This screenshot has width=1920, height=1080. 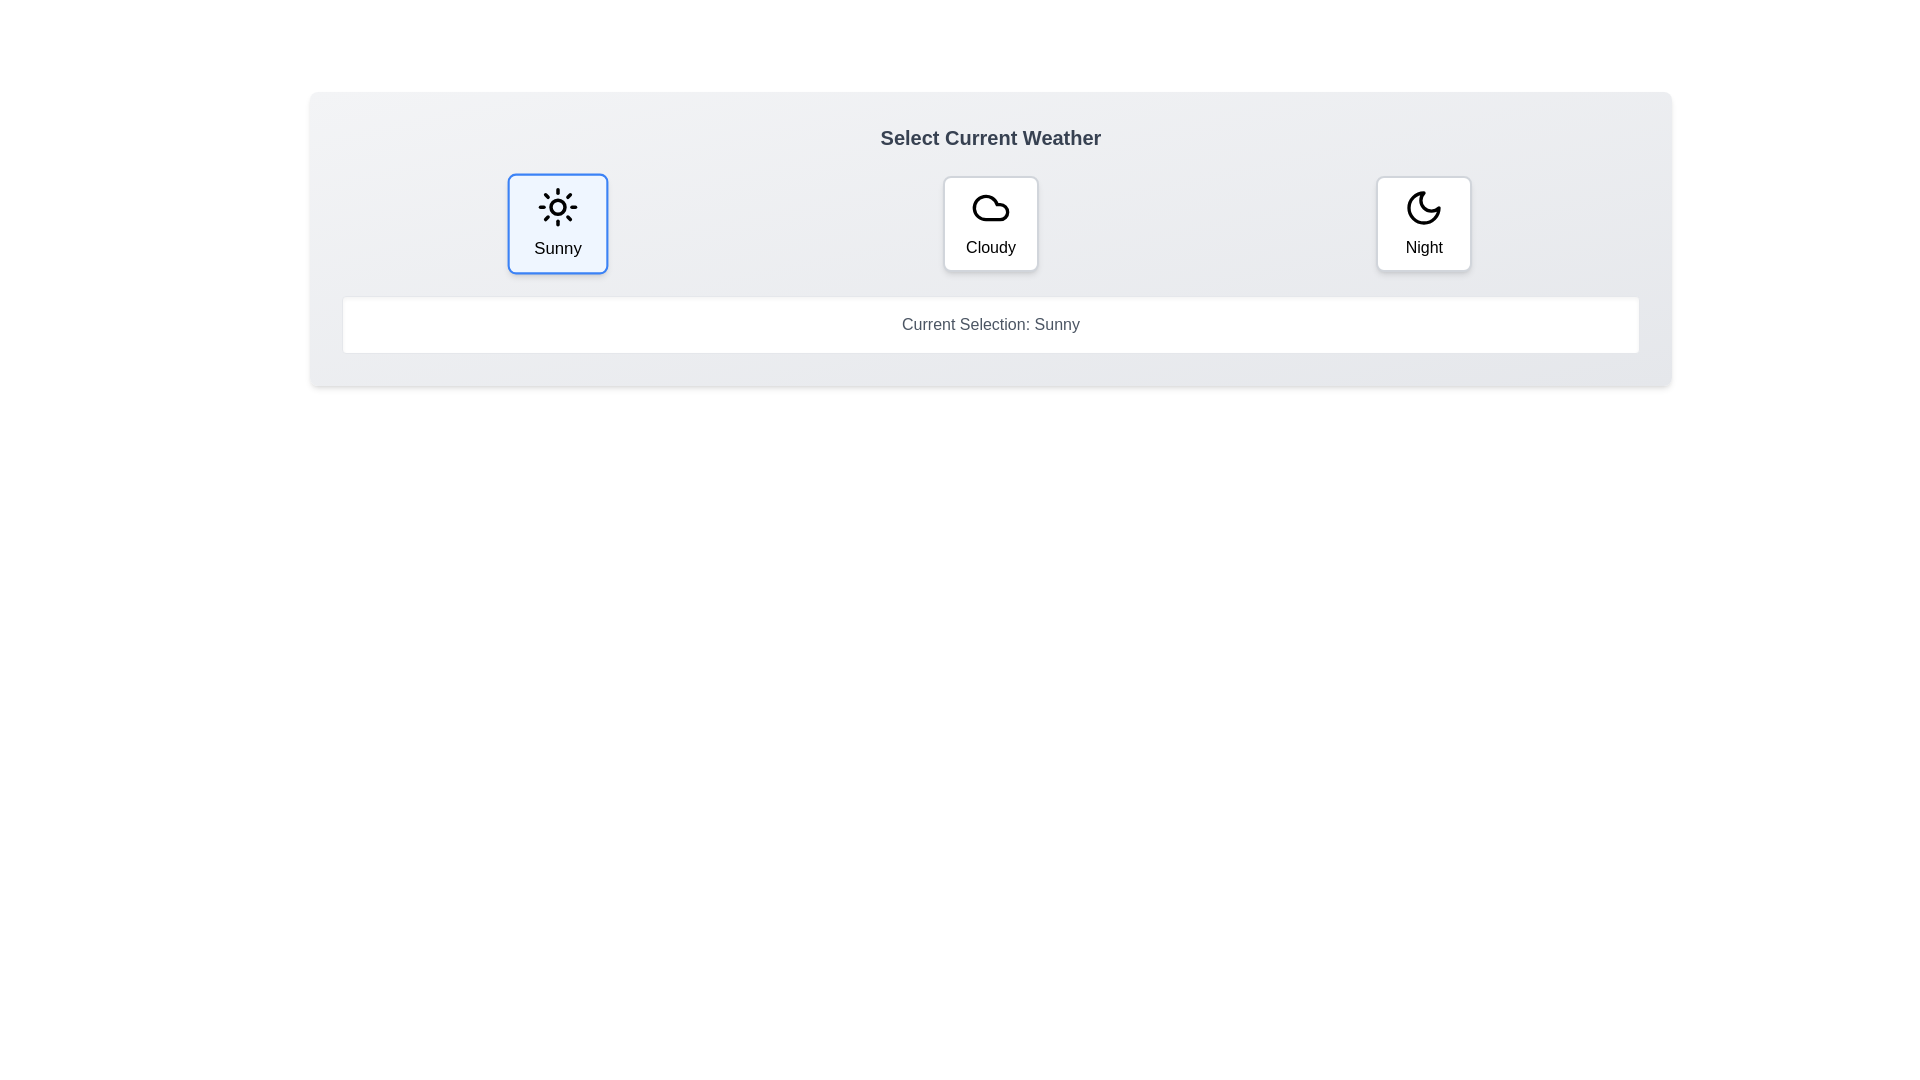 I want to click on the button corresponding to the weather option Night, so click(x=1422, y=223).